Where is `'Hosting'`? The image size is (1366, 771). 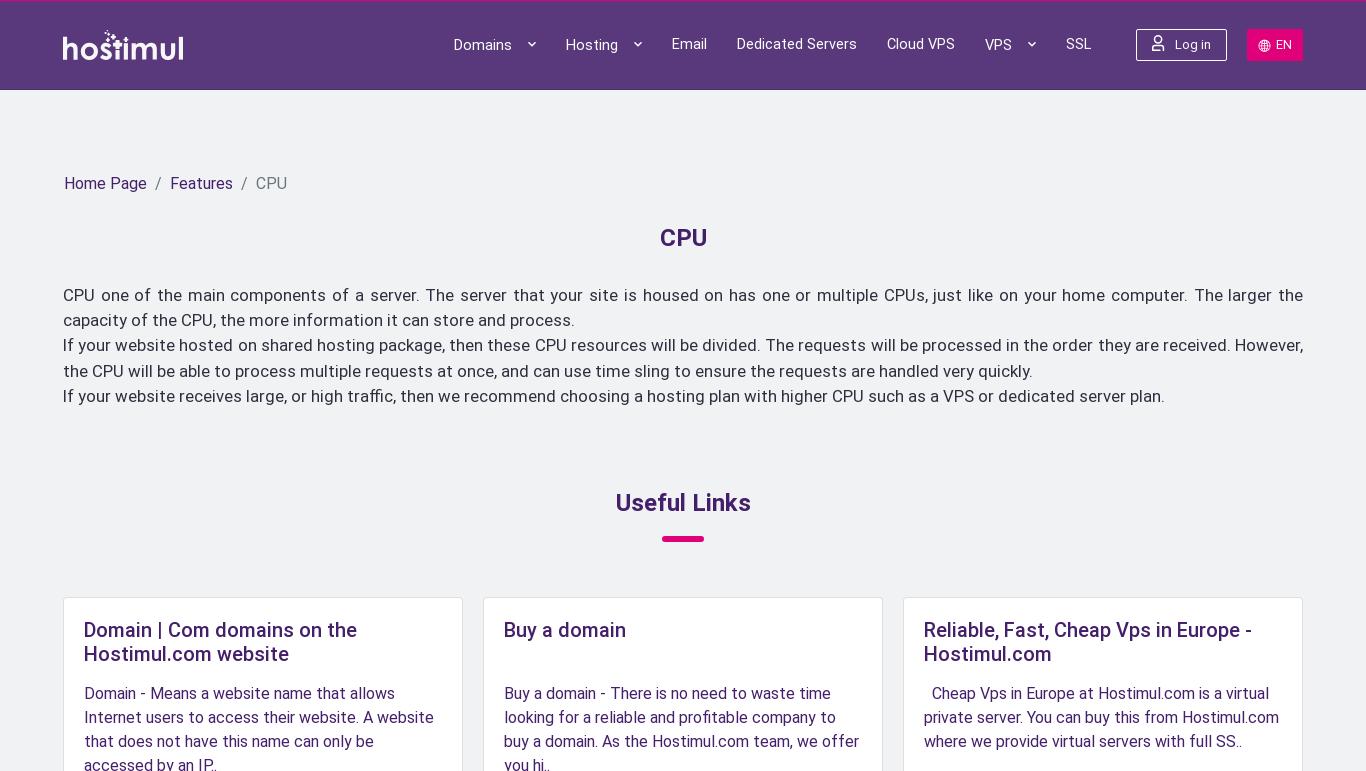 'Hosting' is located at coordinates (592, 79).